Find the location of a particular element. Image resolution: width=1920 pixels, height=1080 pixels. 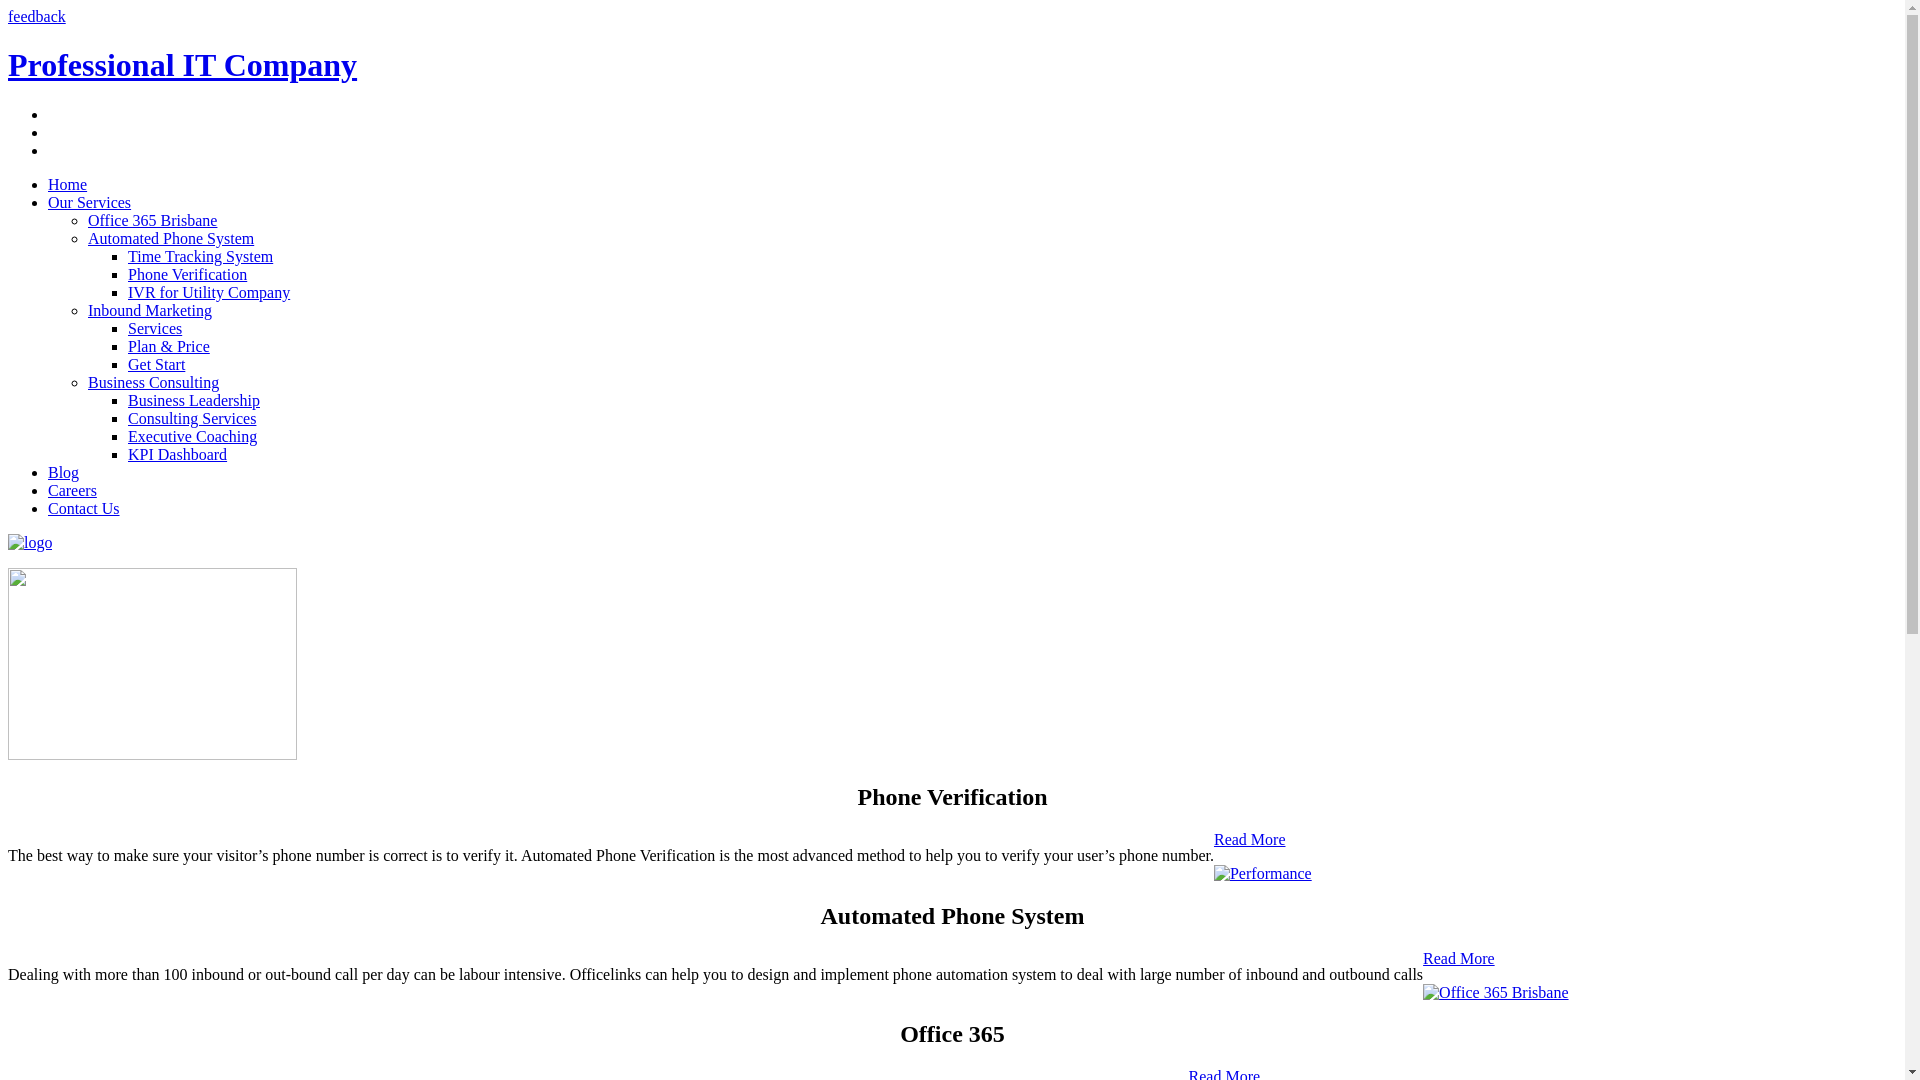

'Careers' is located at coordinates (72, 490).